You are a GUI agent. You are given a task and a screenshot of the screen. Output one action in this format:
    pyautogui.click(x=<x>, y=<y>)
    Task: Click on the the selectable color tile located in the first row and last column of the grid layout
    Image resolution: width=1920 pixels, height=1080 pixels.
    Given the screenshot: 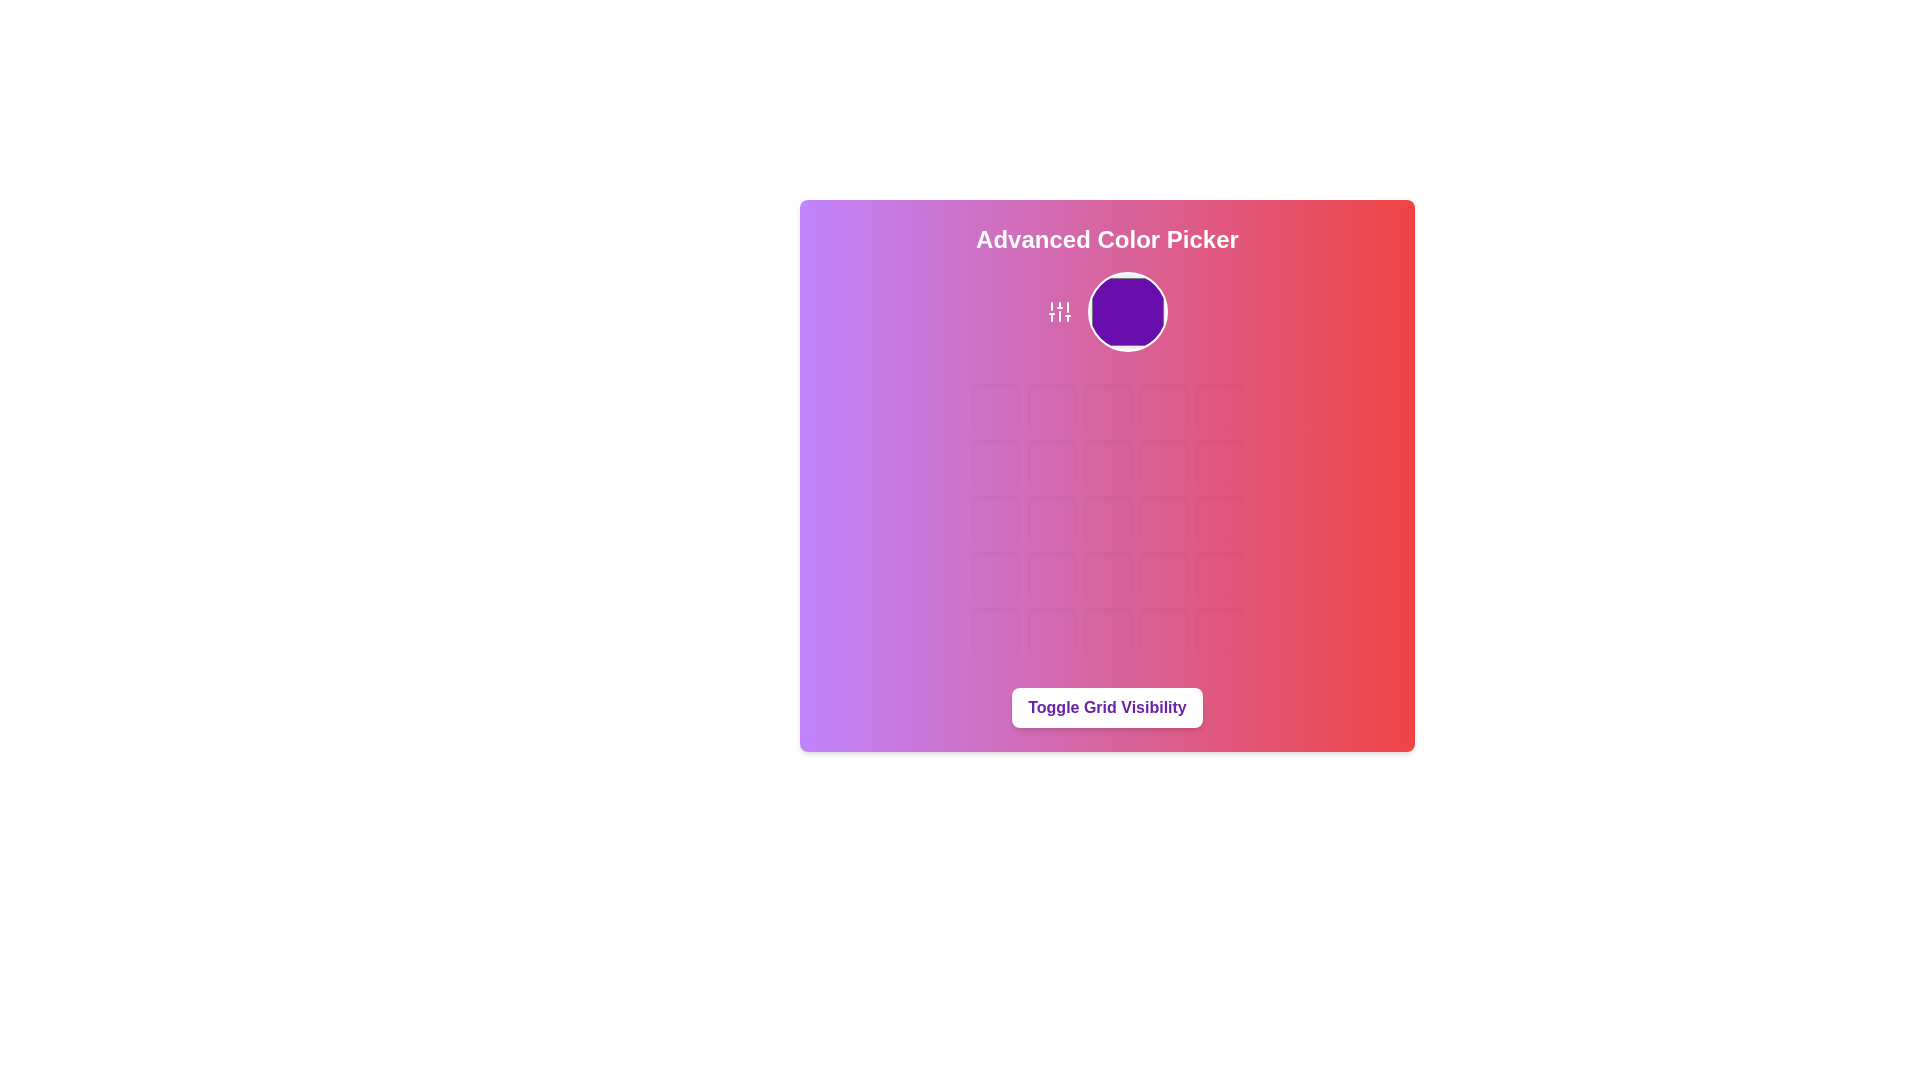 What is the action you would take?
    pyautogui.click(x=1218, y=407)
    